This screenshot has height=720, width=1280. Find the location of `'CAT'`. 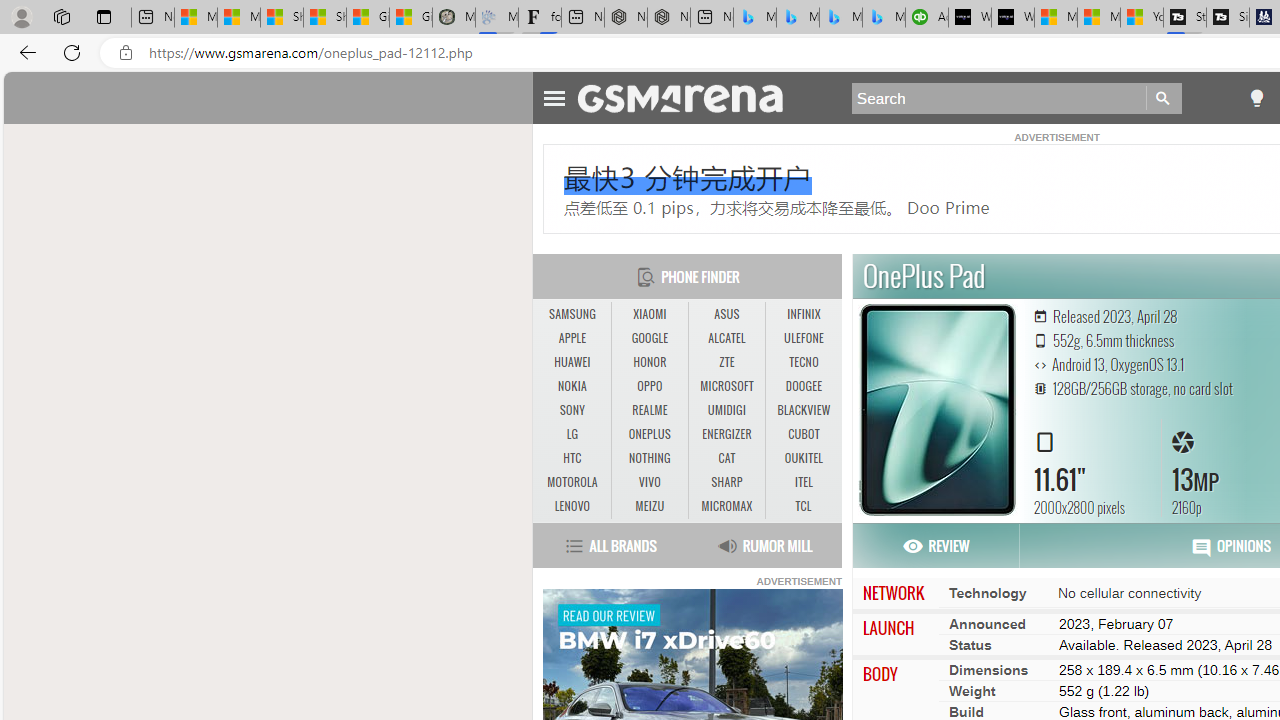

'CAT' is located at coordinates (726, 458).